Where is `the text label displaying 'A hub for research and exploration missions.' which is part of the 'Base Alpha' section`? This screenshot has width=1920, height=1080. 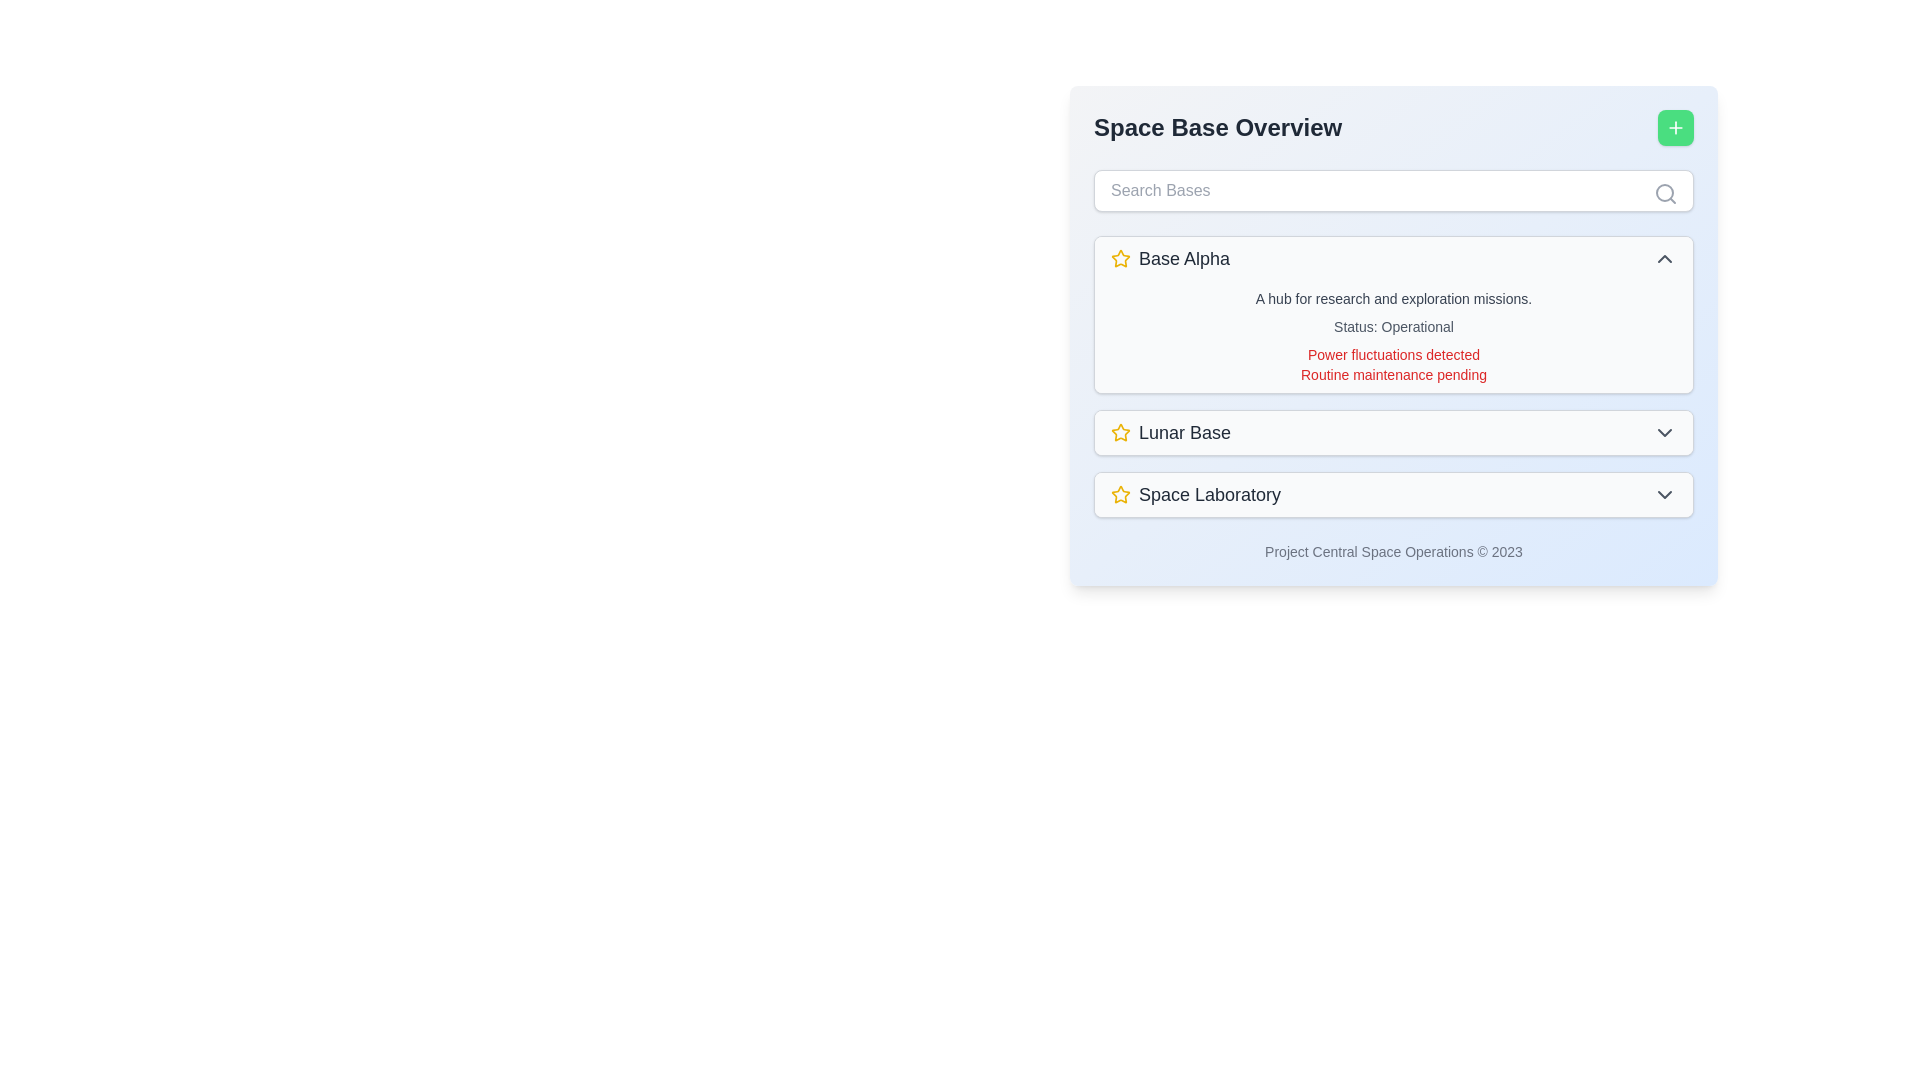
the text label displaying 'A hub for research and exploration missions.' which is part of the 'Base Alpha' section is located at coordinates (1392, 299).